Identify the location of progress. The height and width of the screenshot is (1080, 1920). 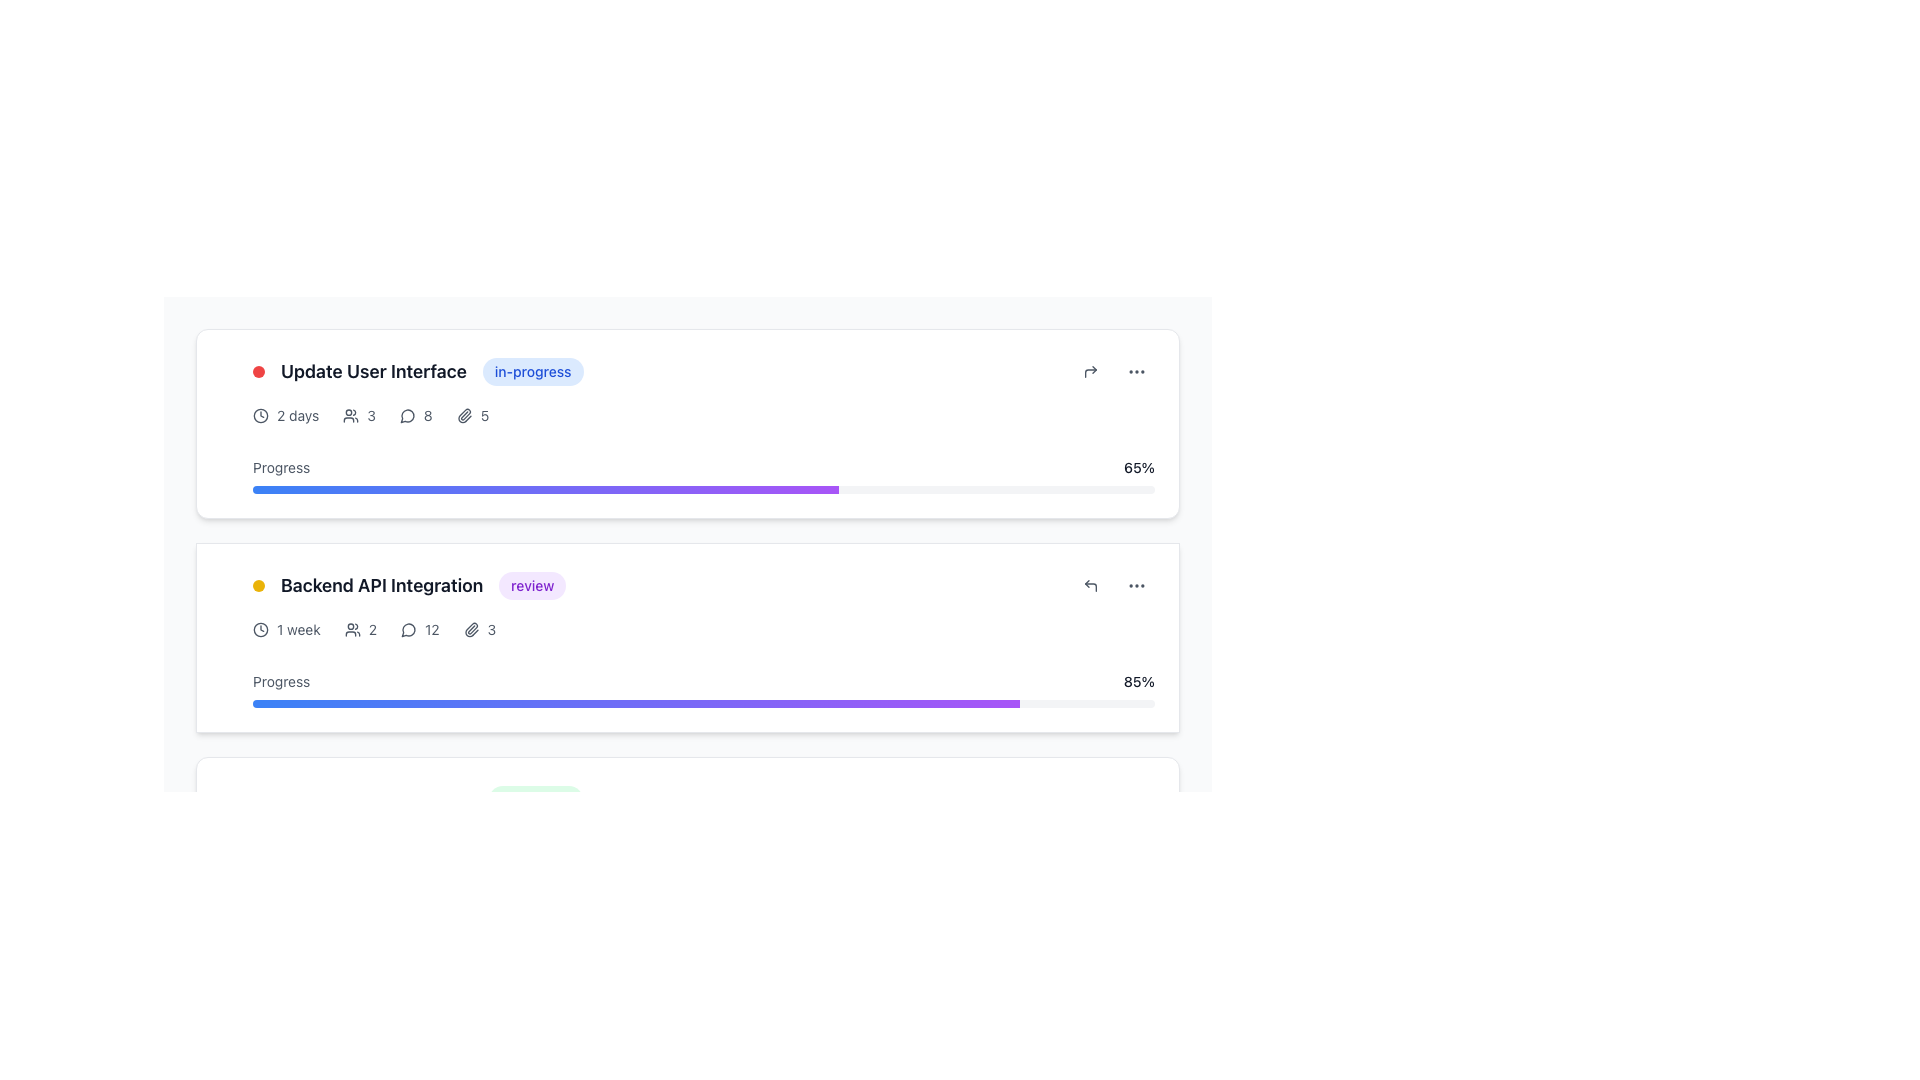
(528, 489).